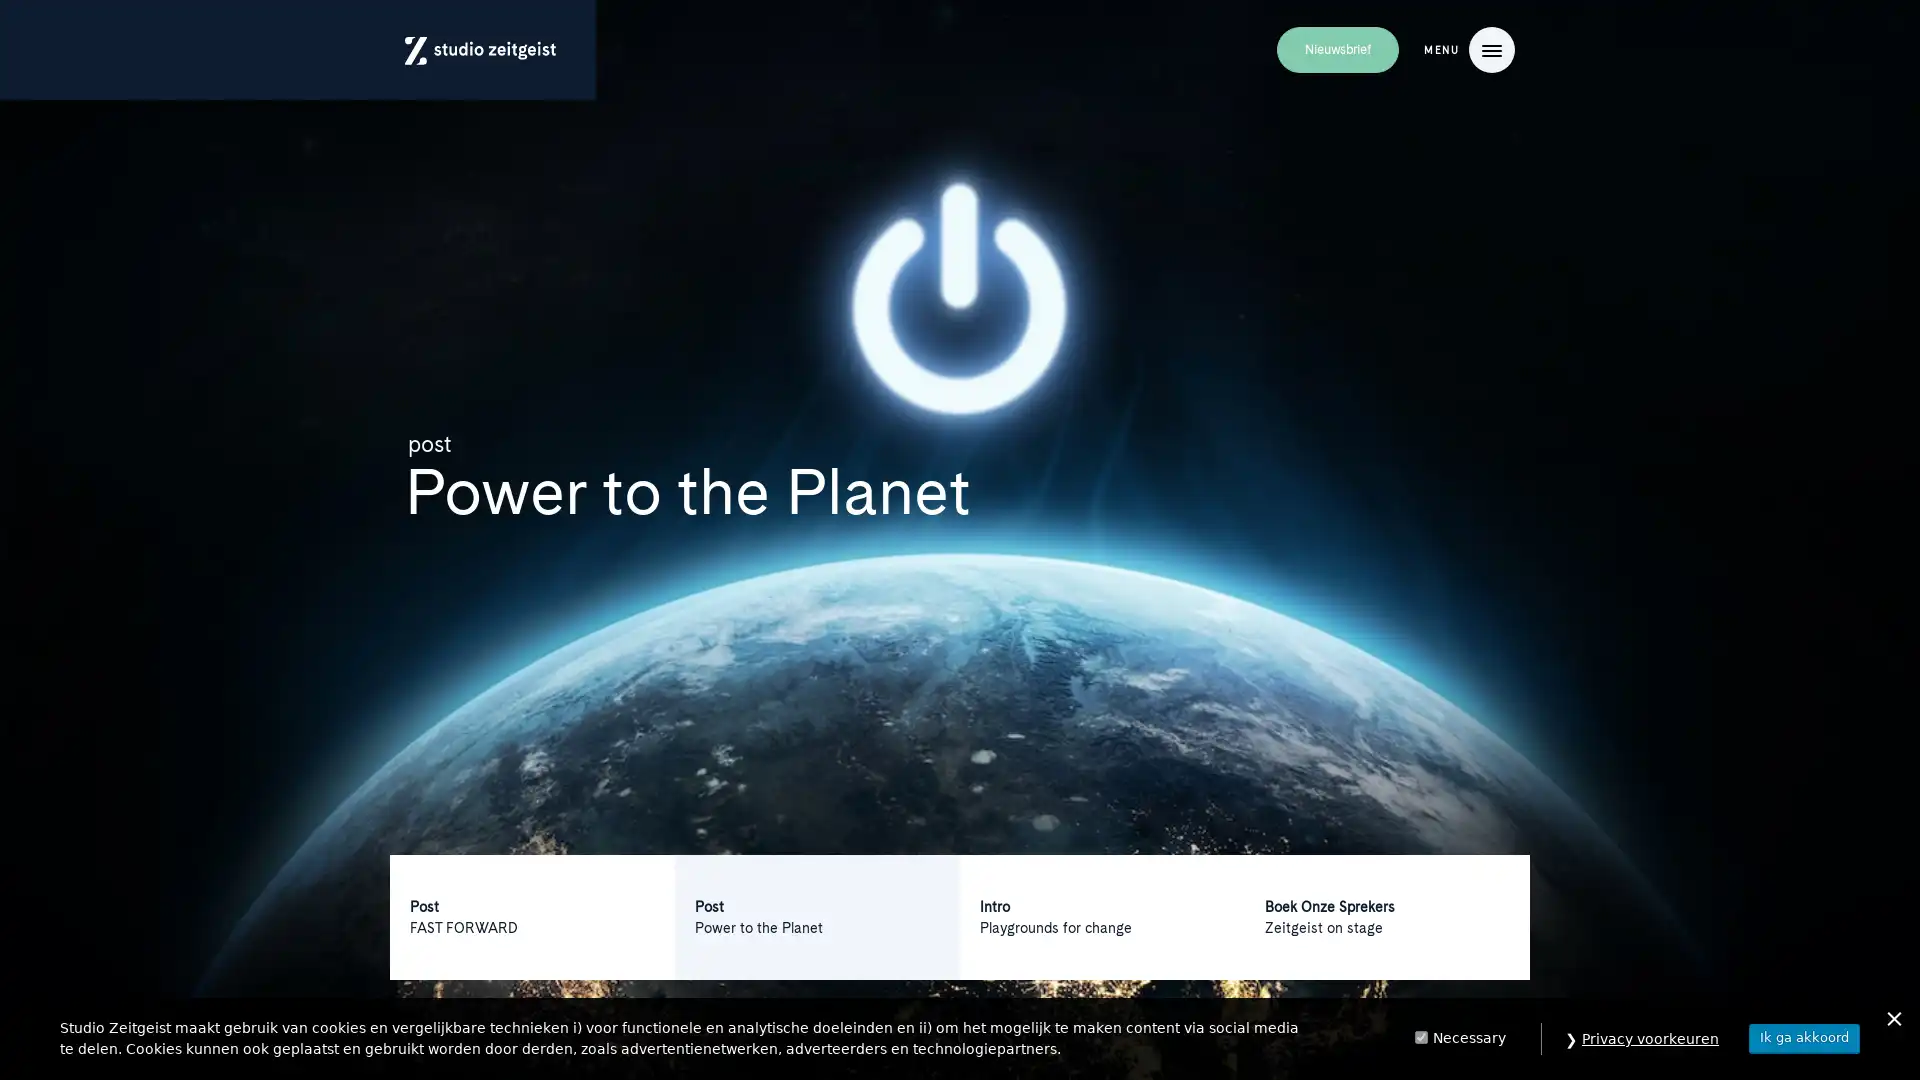  What do you see at coordinates (1337, 49) in the screenshot?
I see `Nieuwsbrief` at bounding box center [1337, 49].